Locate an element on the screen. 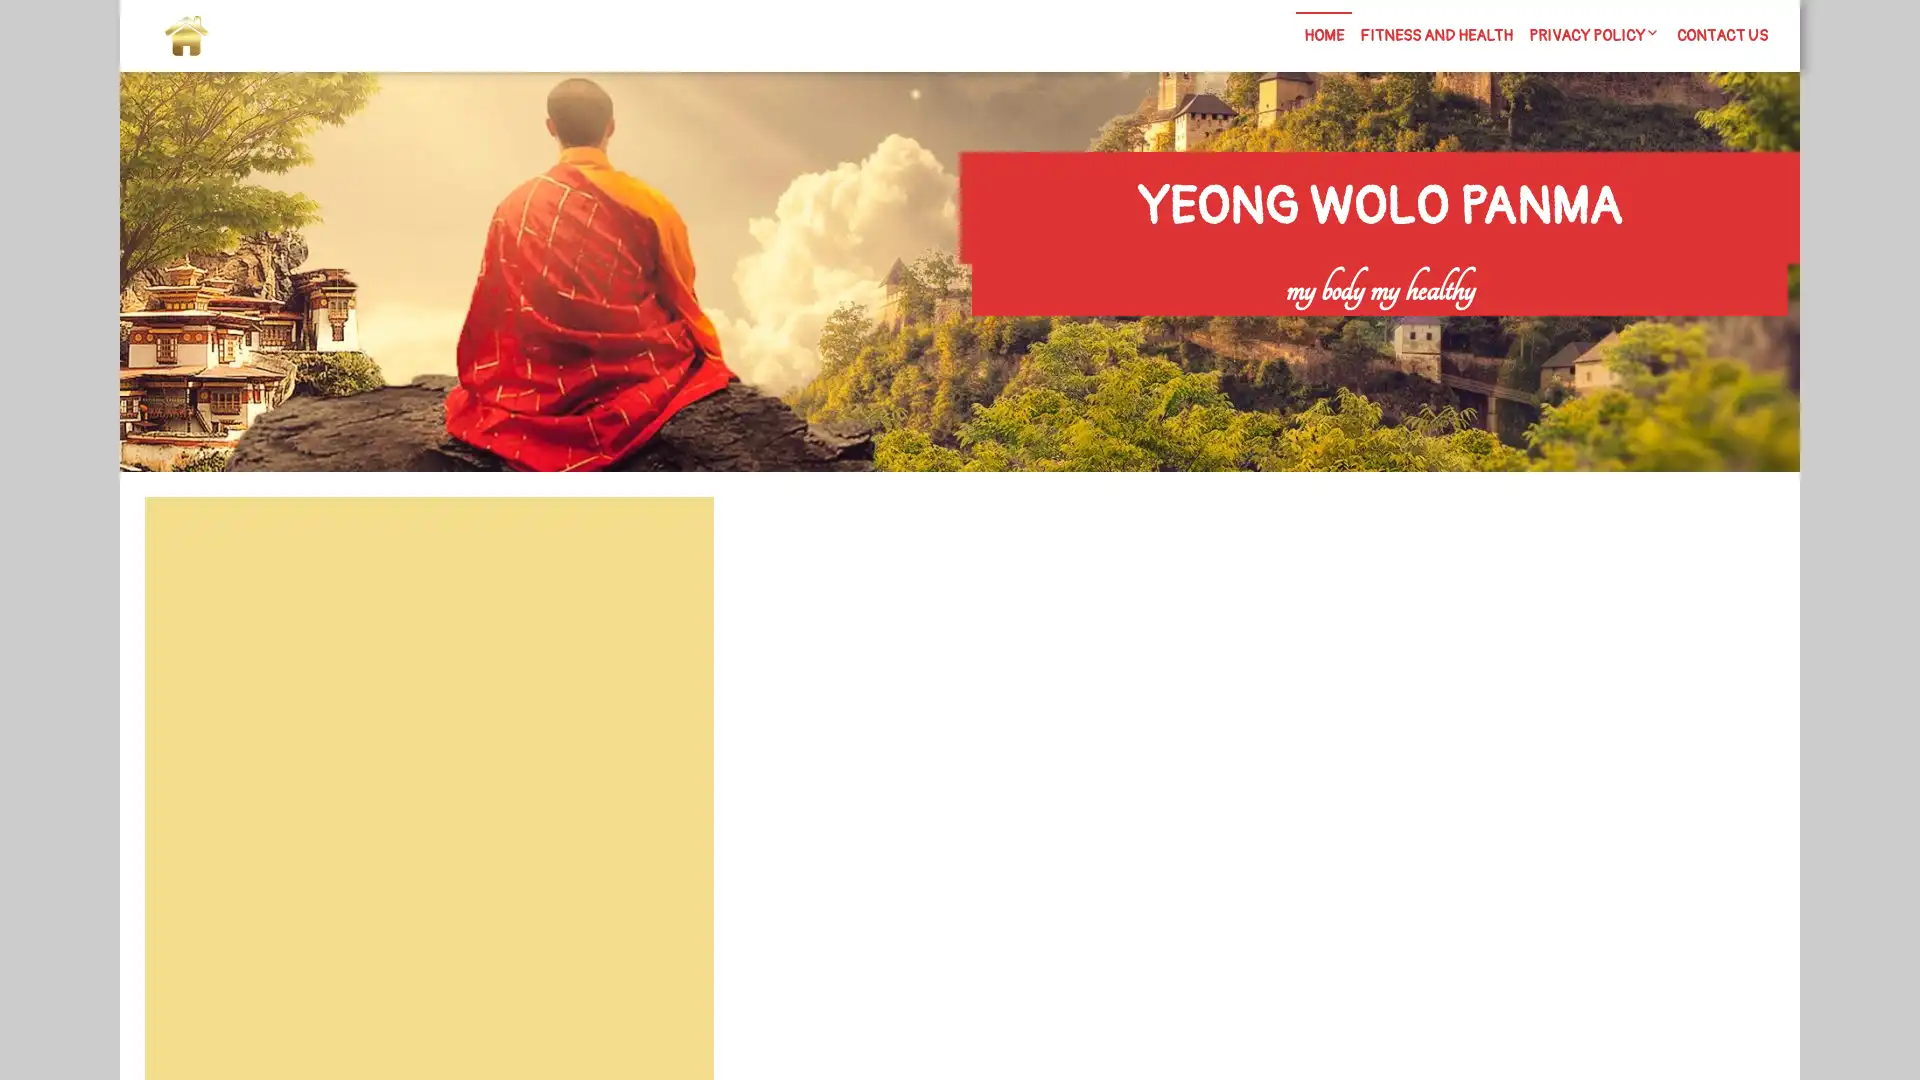 The height and width of the screenshot is (1080, 1920). Search is located at coordinates (667, 545).